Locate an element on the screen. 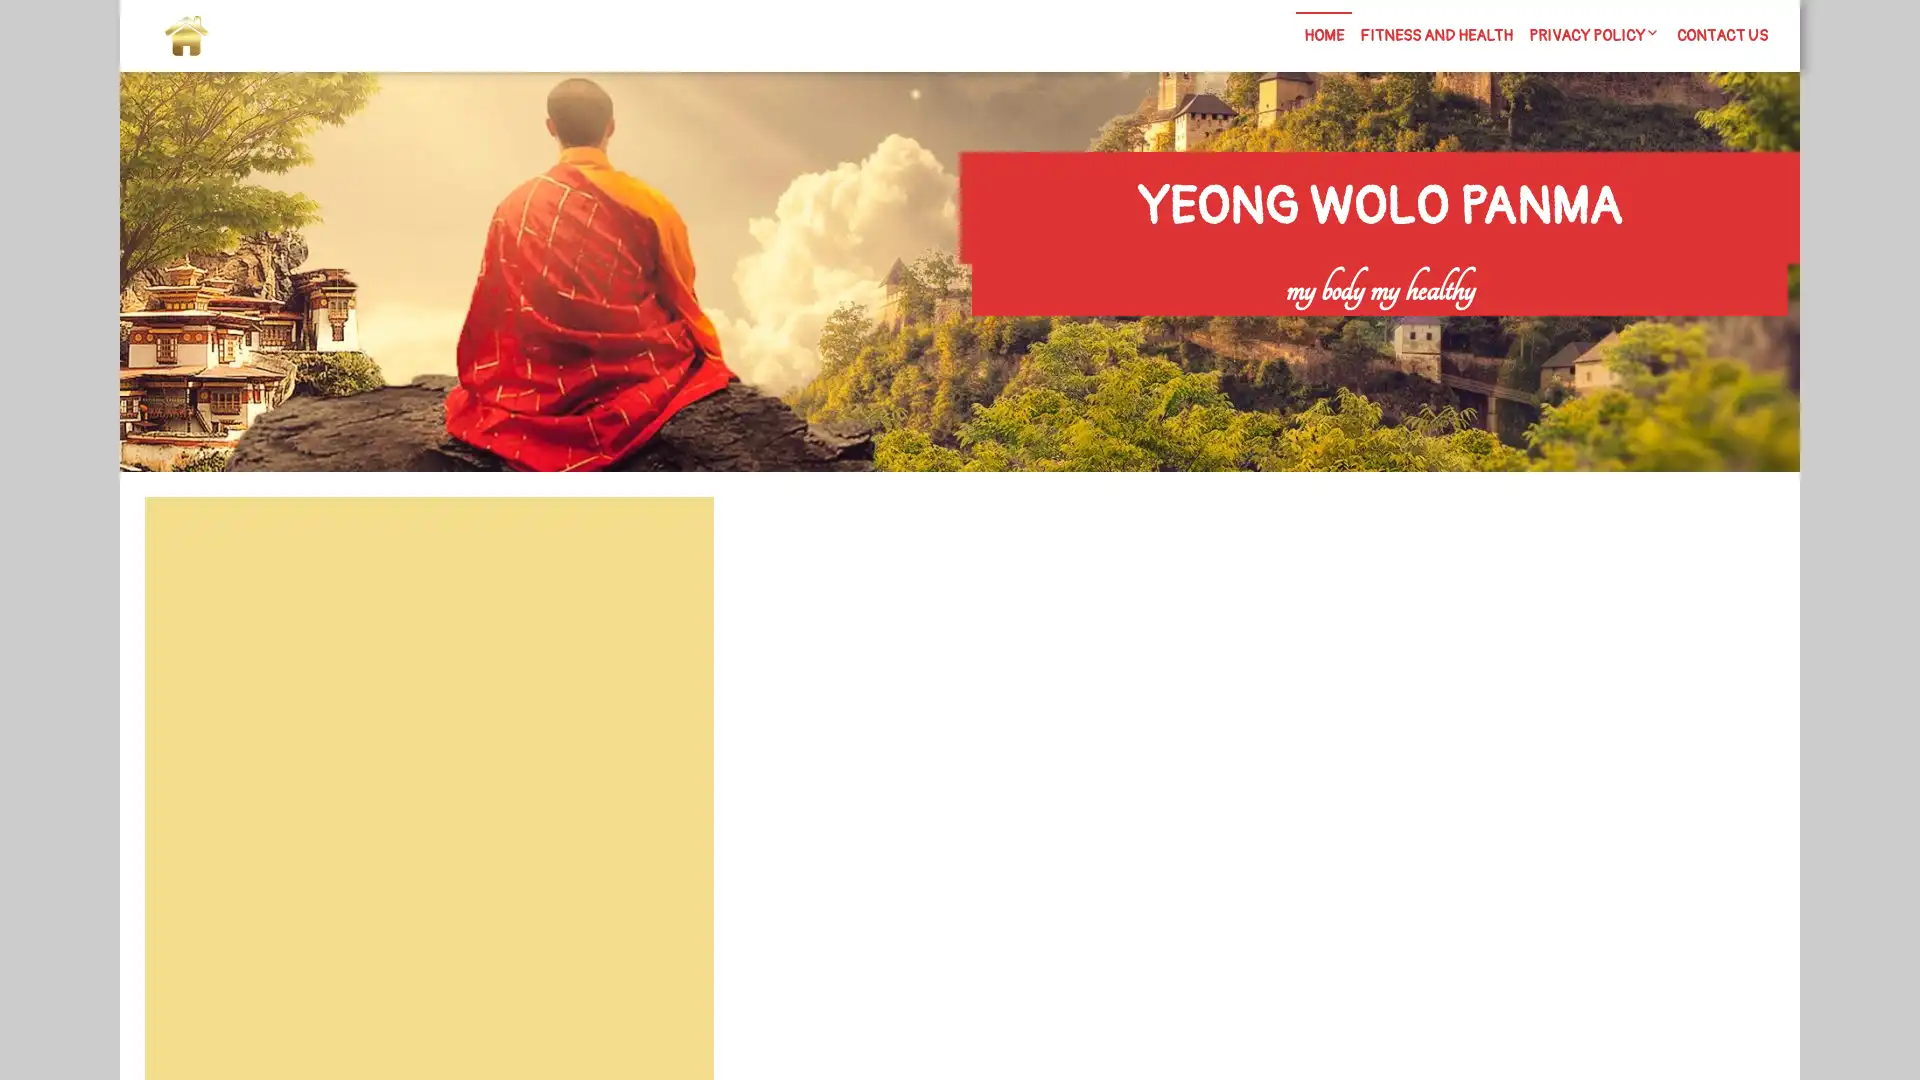 The height and width of the screenshot is (1080, 1920). Search is located at coordinates (667, 545).